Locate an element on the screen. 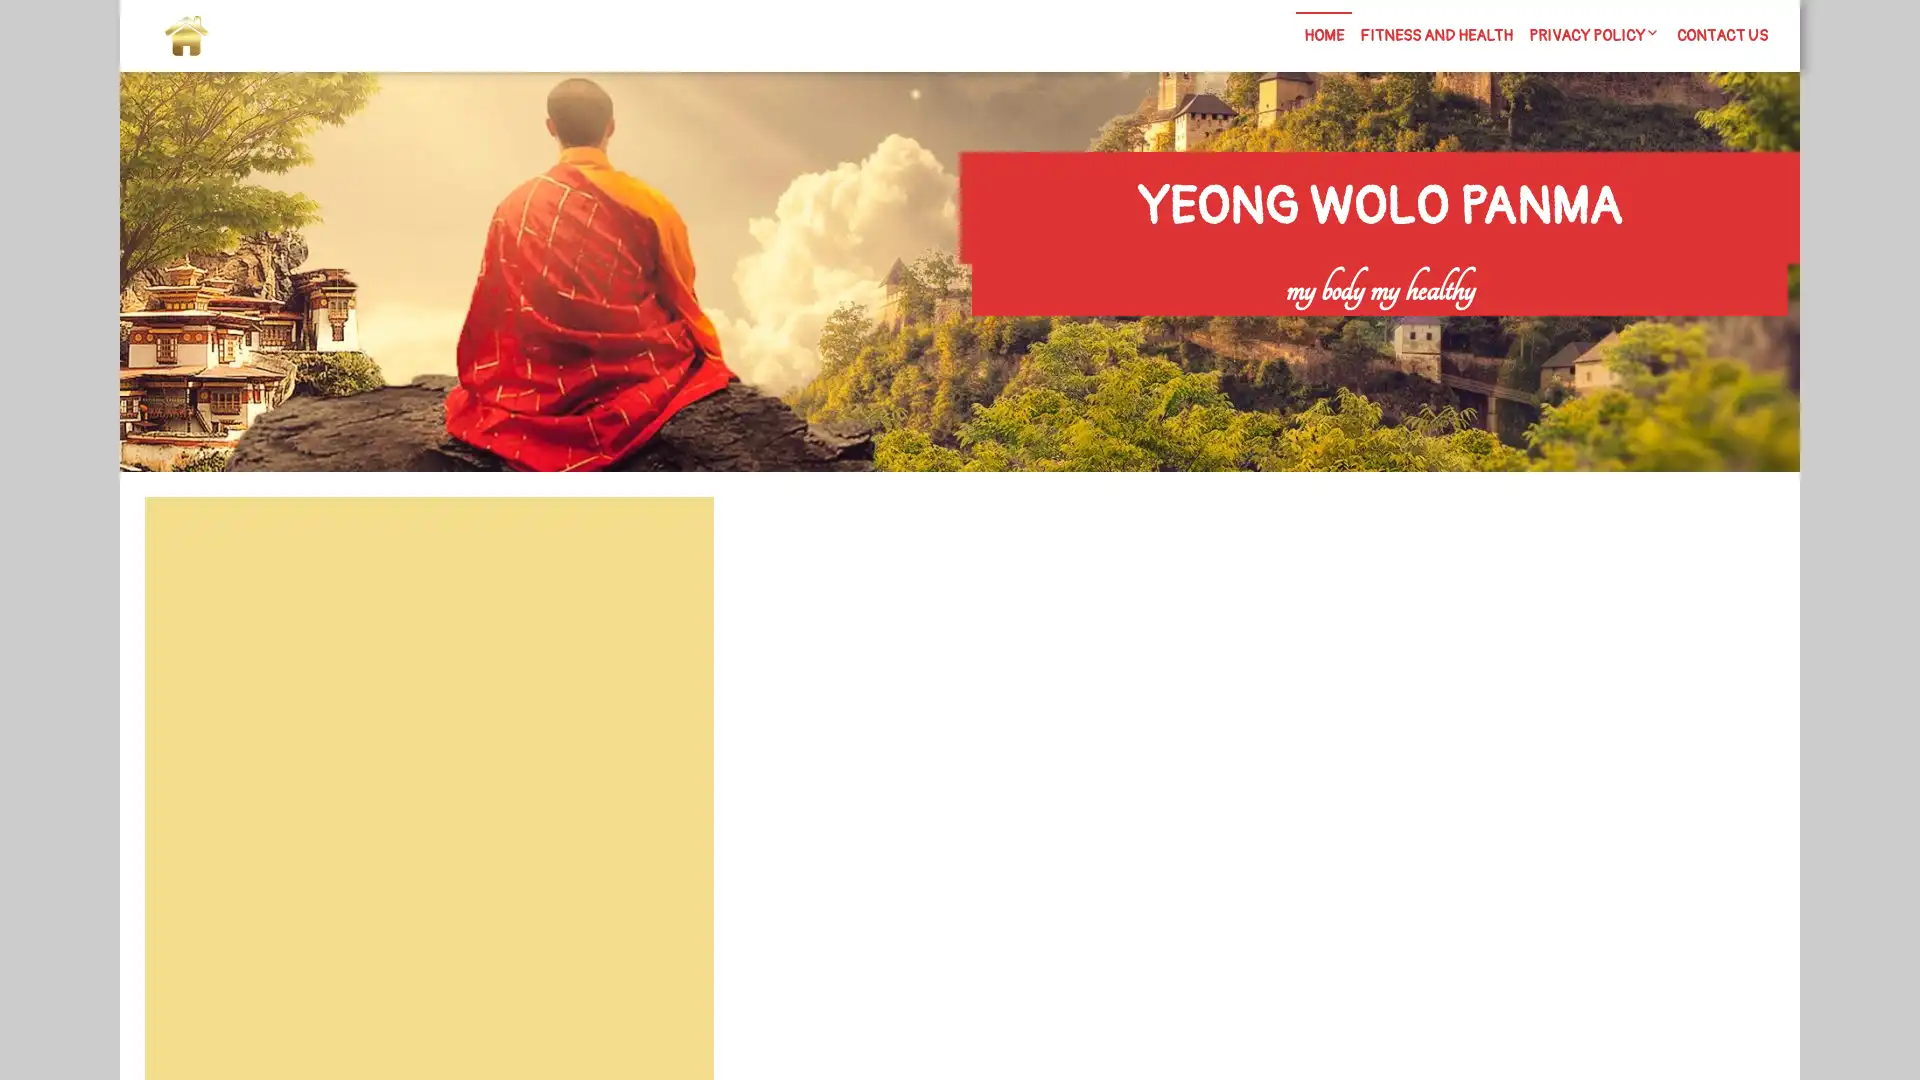 The height and width of the screenshot is (1080, 1920). Search is located at coordinates (667, 545).